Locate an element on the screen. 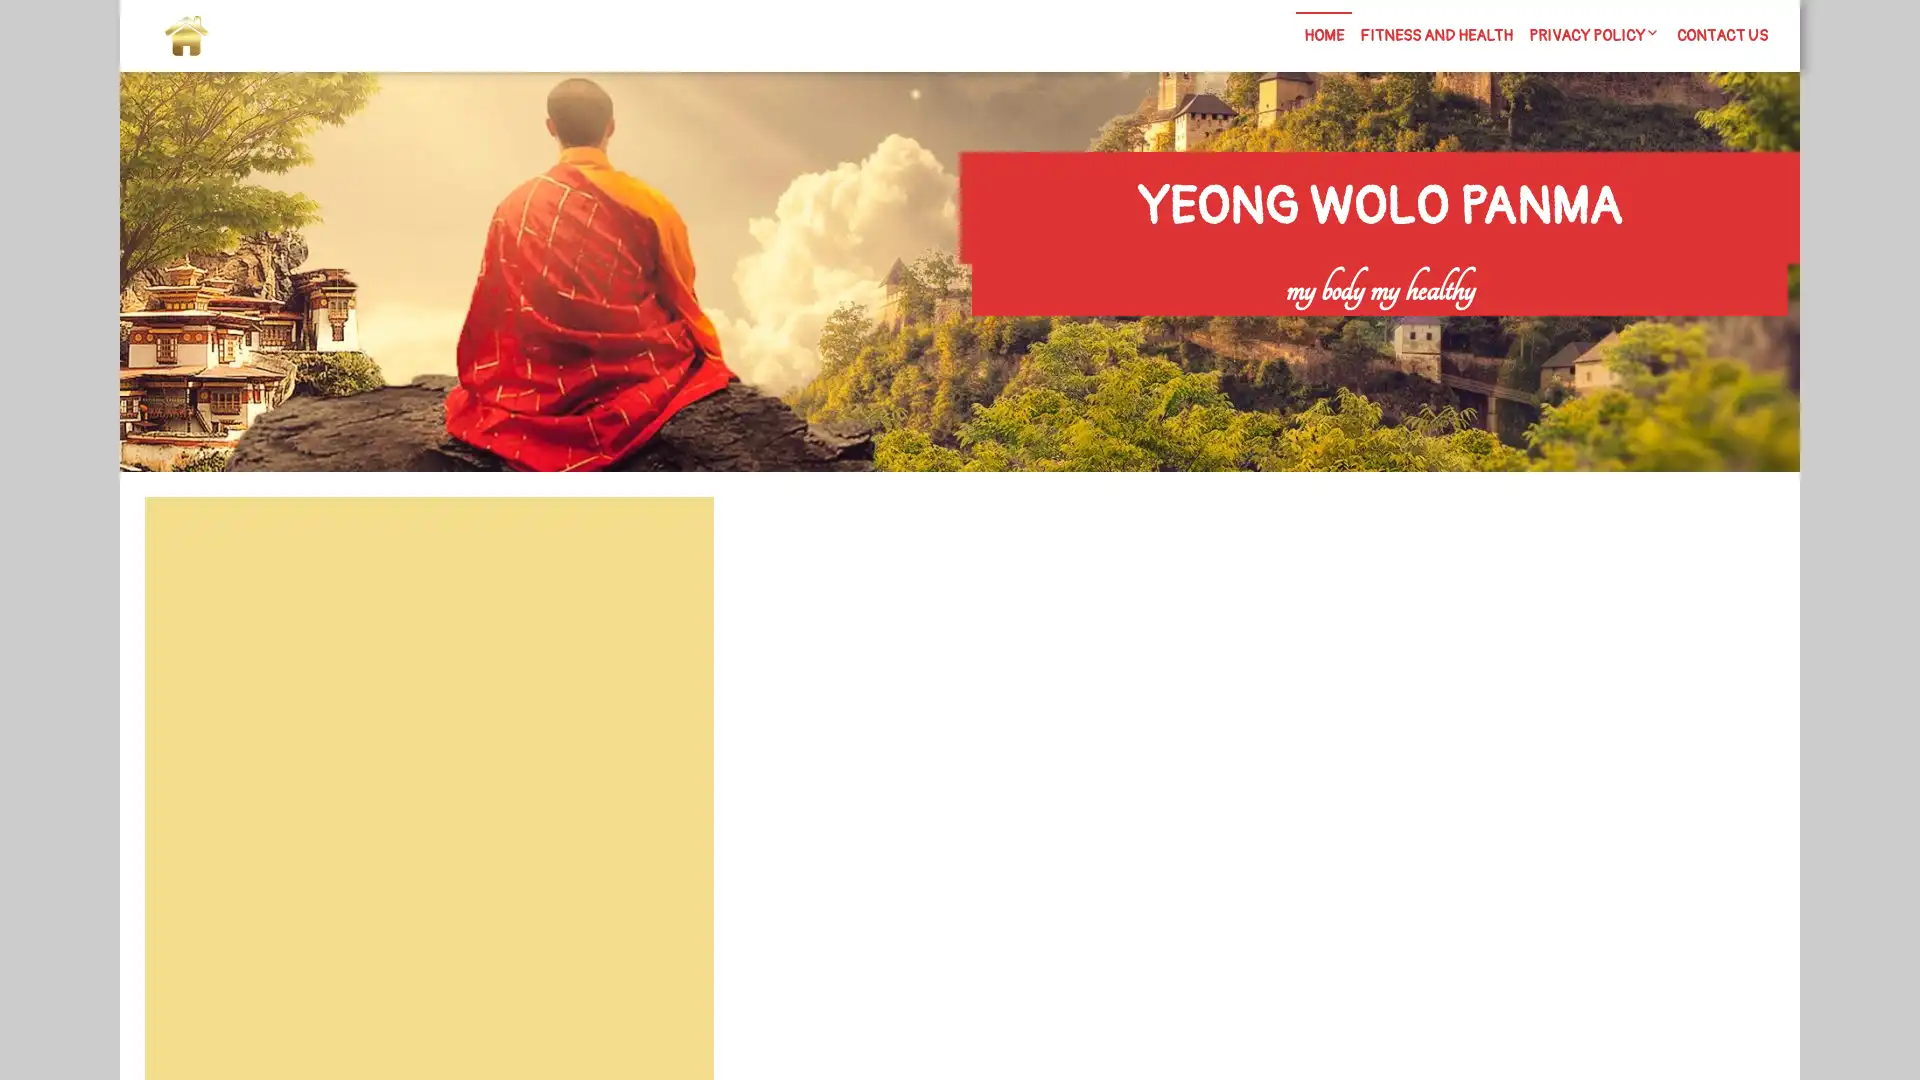 The height and width of the screenshot is (1080, 1920). Search is located at coordinates (667, 545).